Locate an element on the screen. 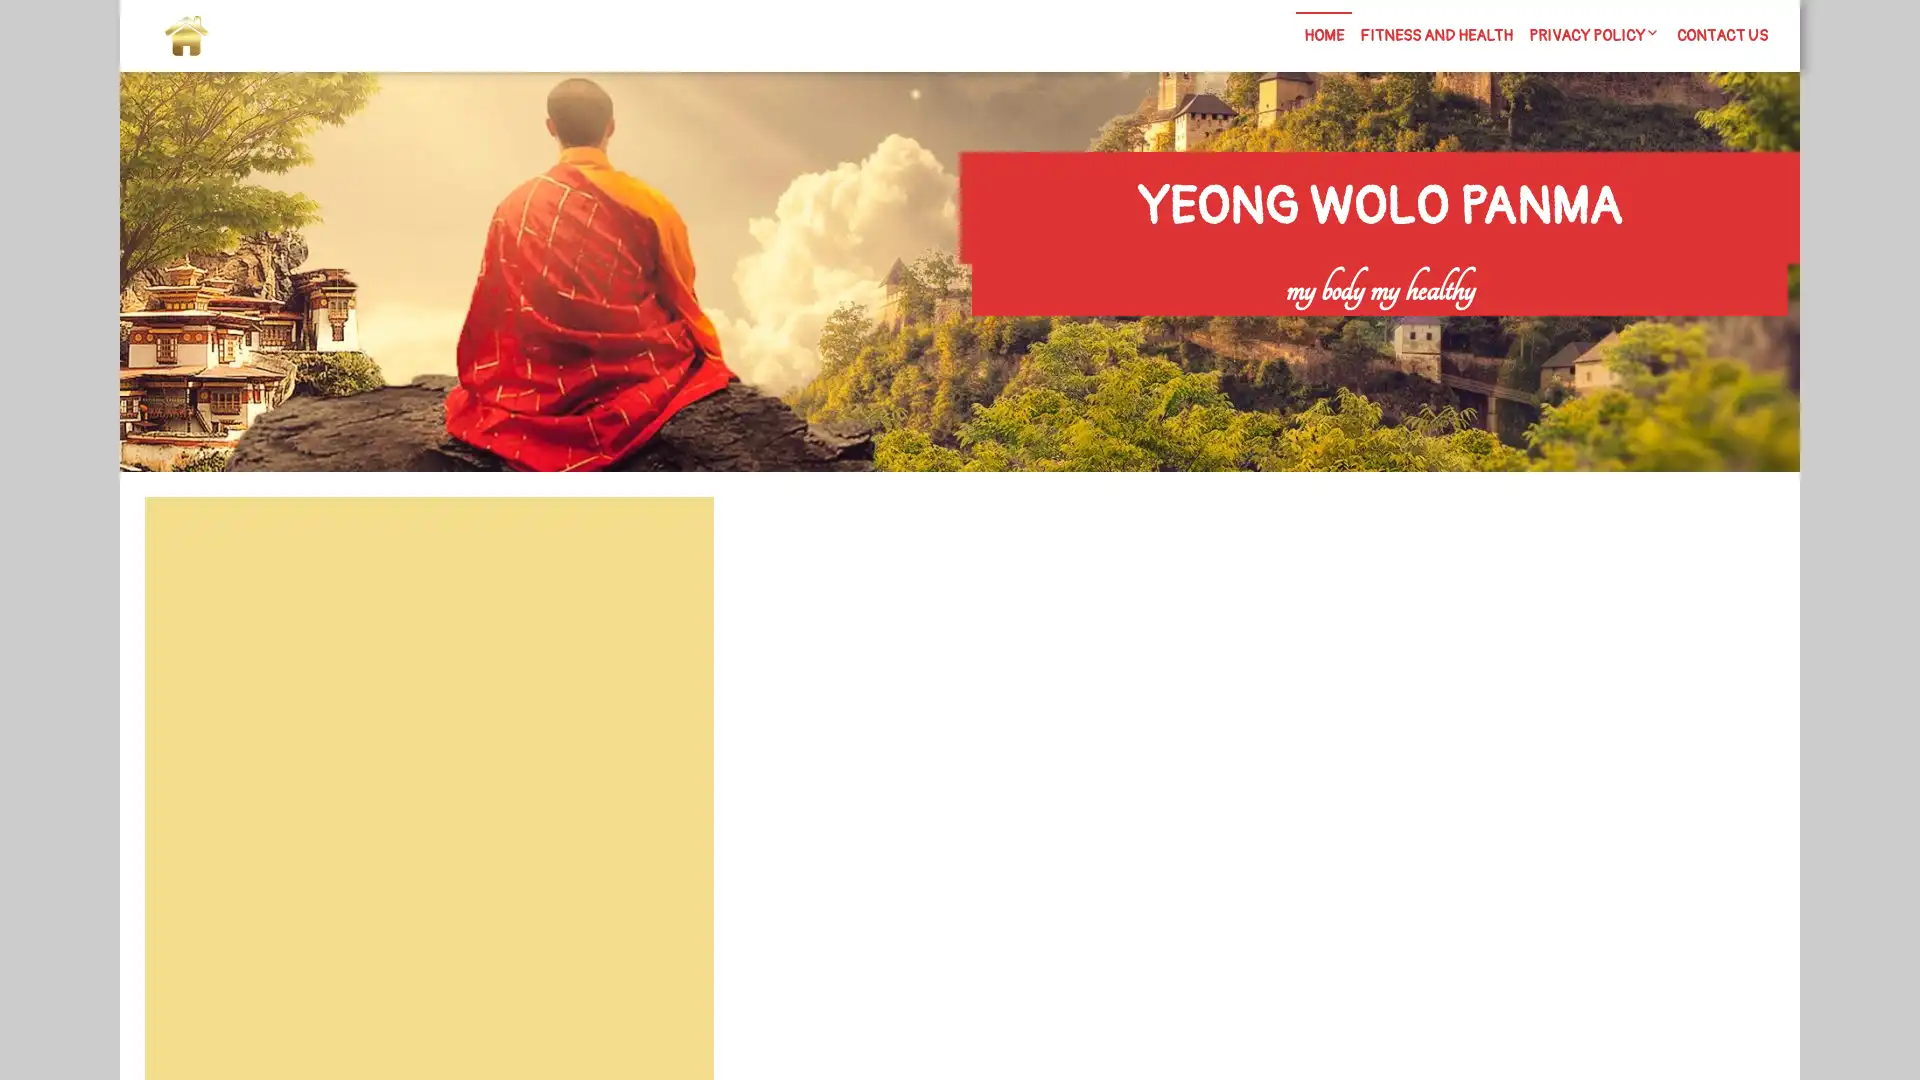 The height and width of the screenshot is (1080, 1920). Search is located at coordinates (667, 545).